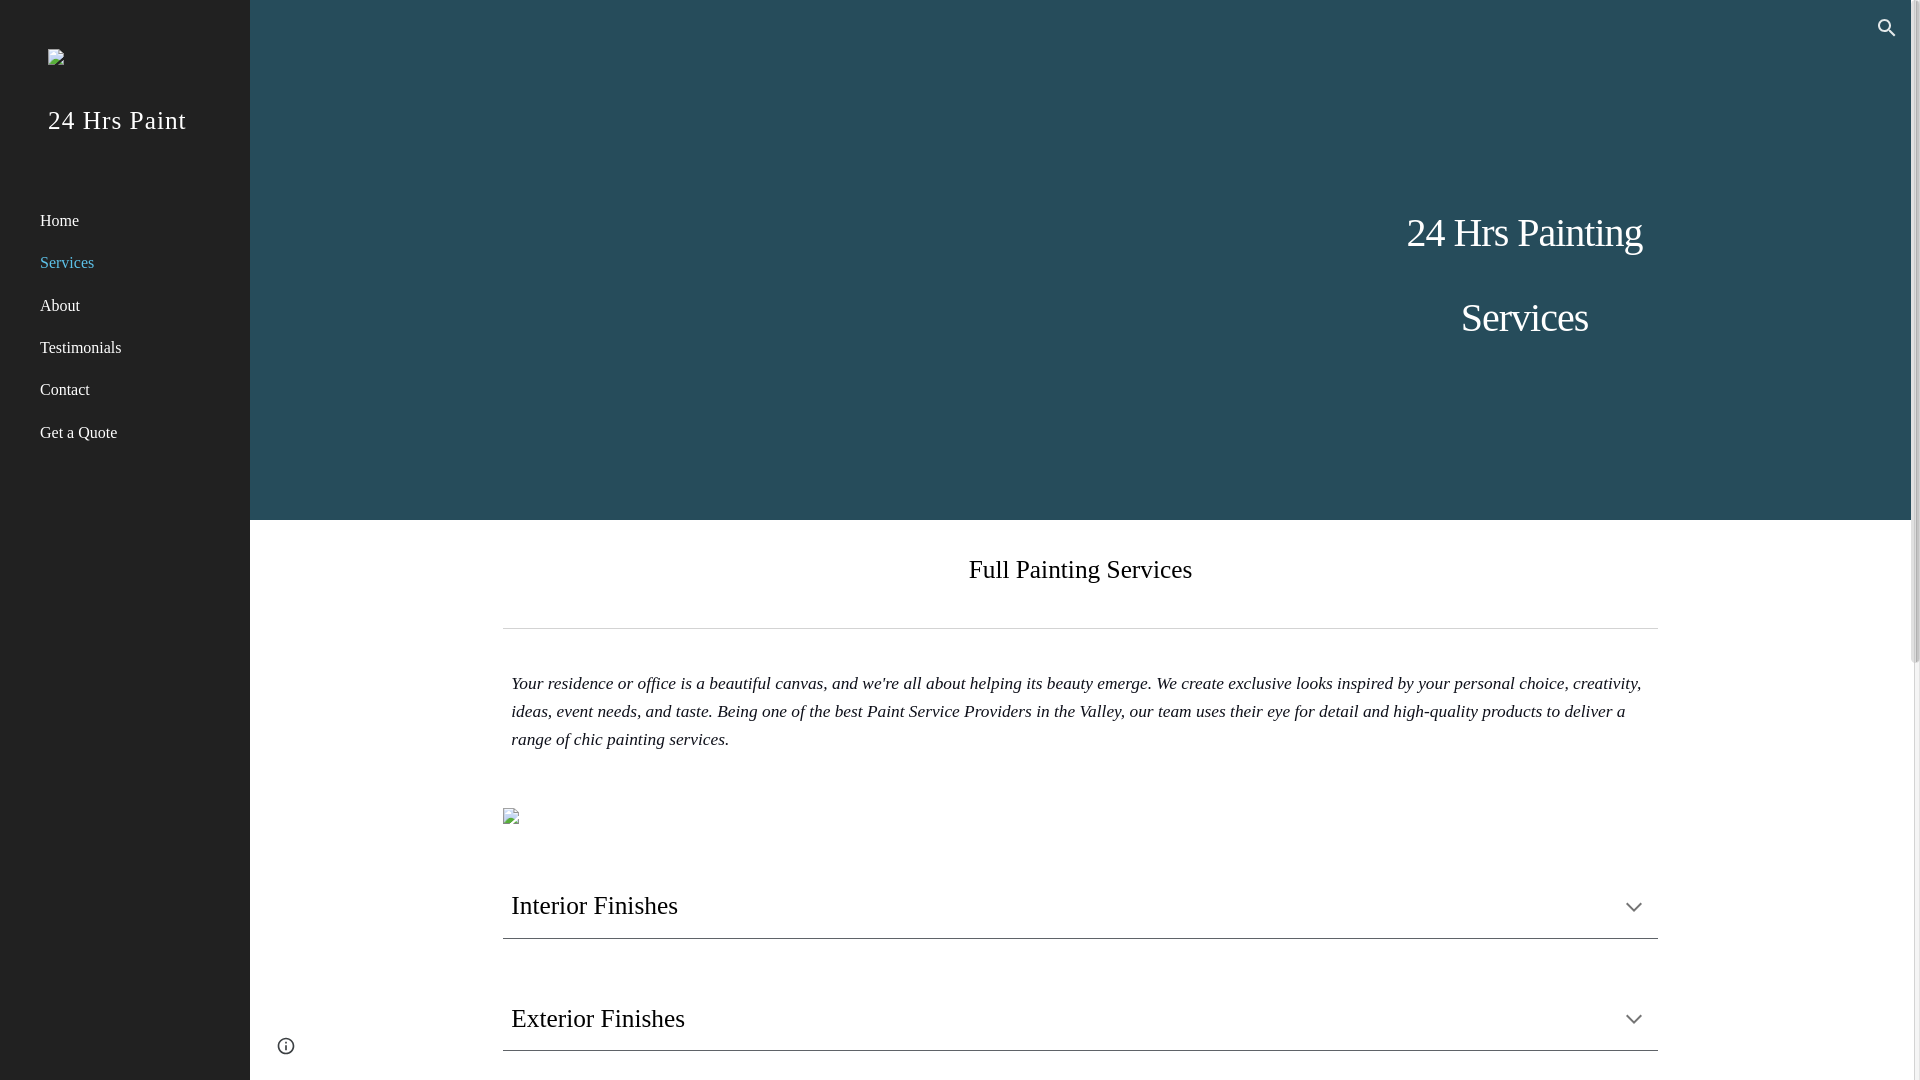 Image resolution: width=1920 pixels, height=1080 pixels. I want to click on 'Services', so click(136, 261).